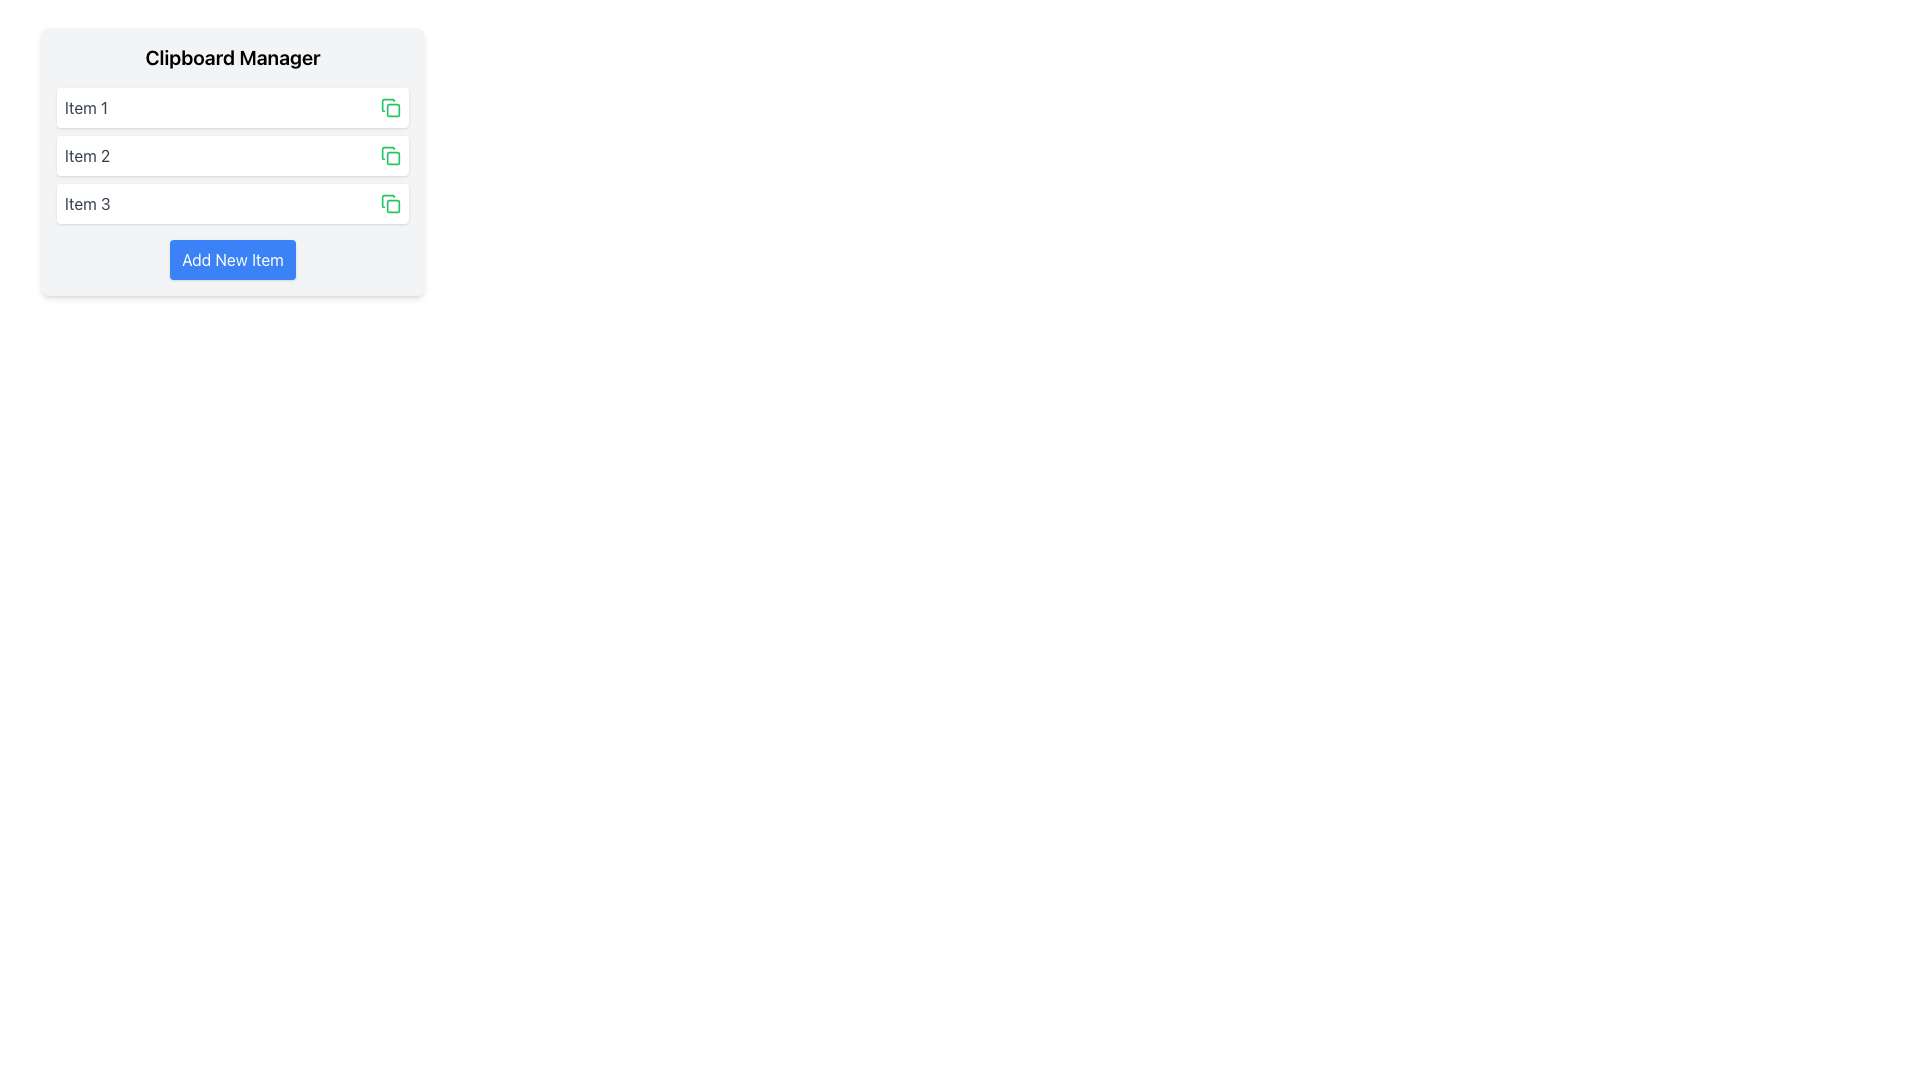 The width and height of the screenshot is (1920, 1080). I want to click on the copy icon located to the right of 'Item 1' in the first row of the list, so click(388, 105).